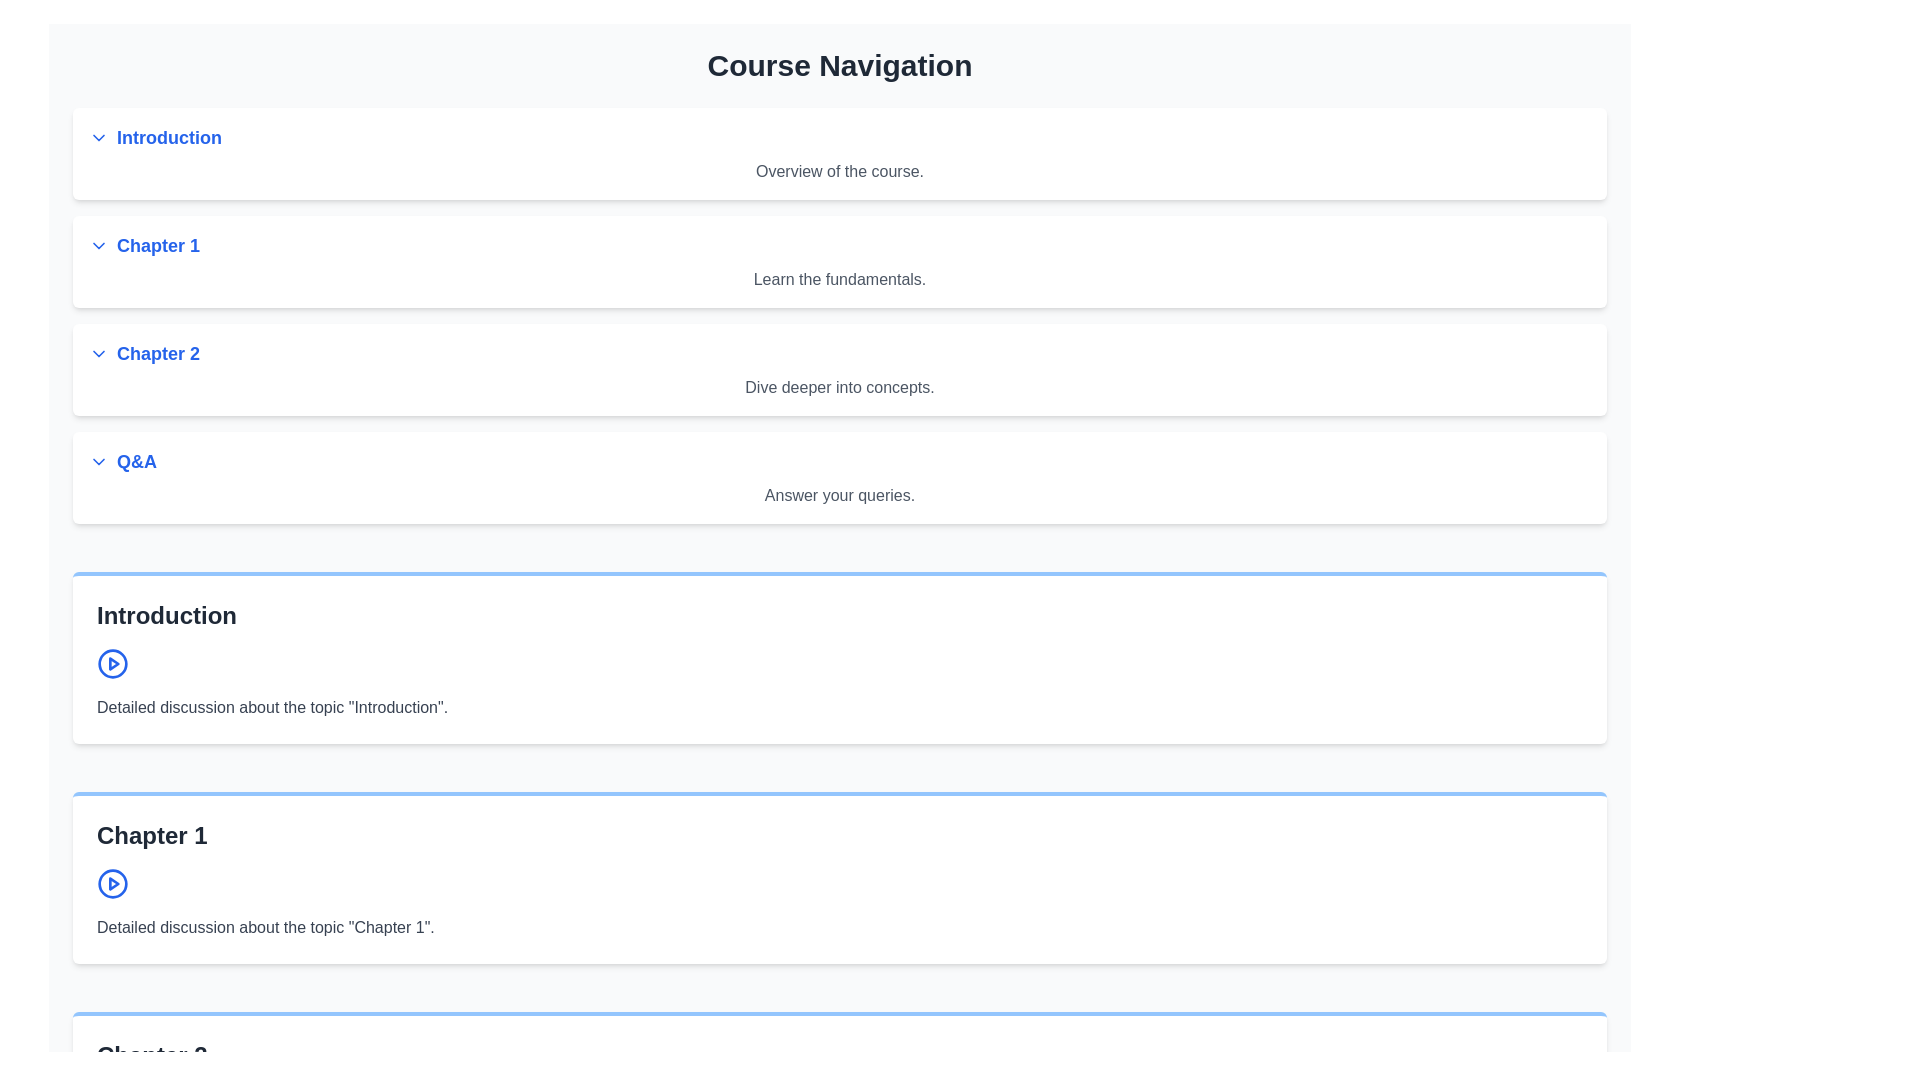 Image resolution: width=1920 pixels, height=1080 pixels. I want to click on the text block stating 'Detailed discussion about the topic "Chapter 1"', so click(264, 928).